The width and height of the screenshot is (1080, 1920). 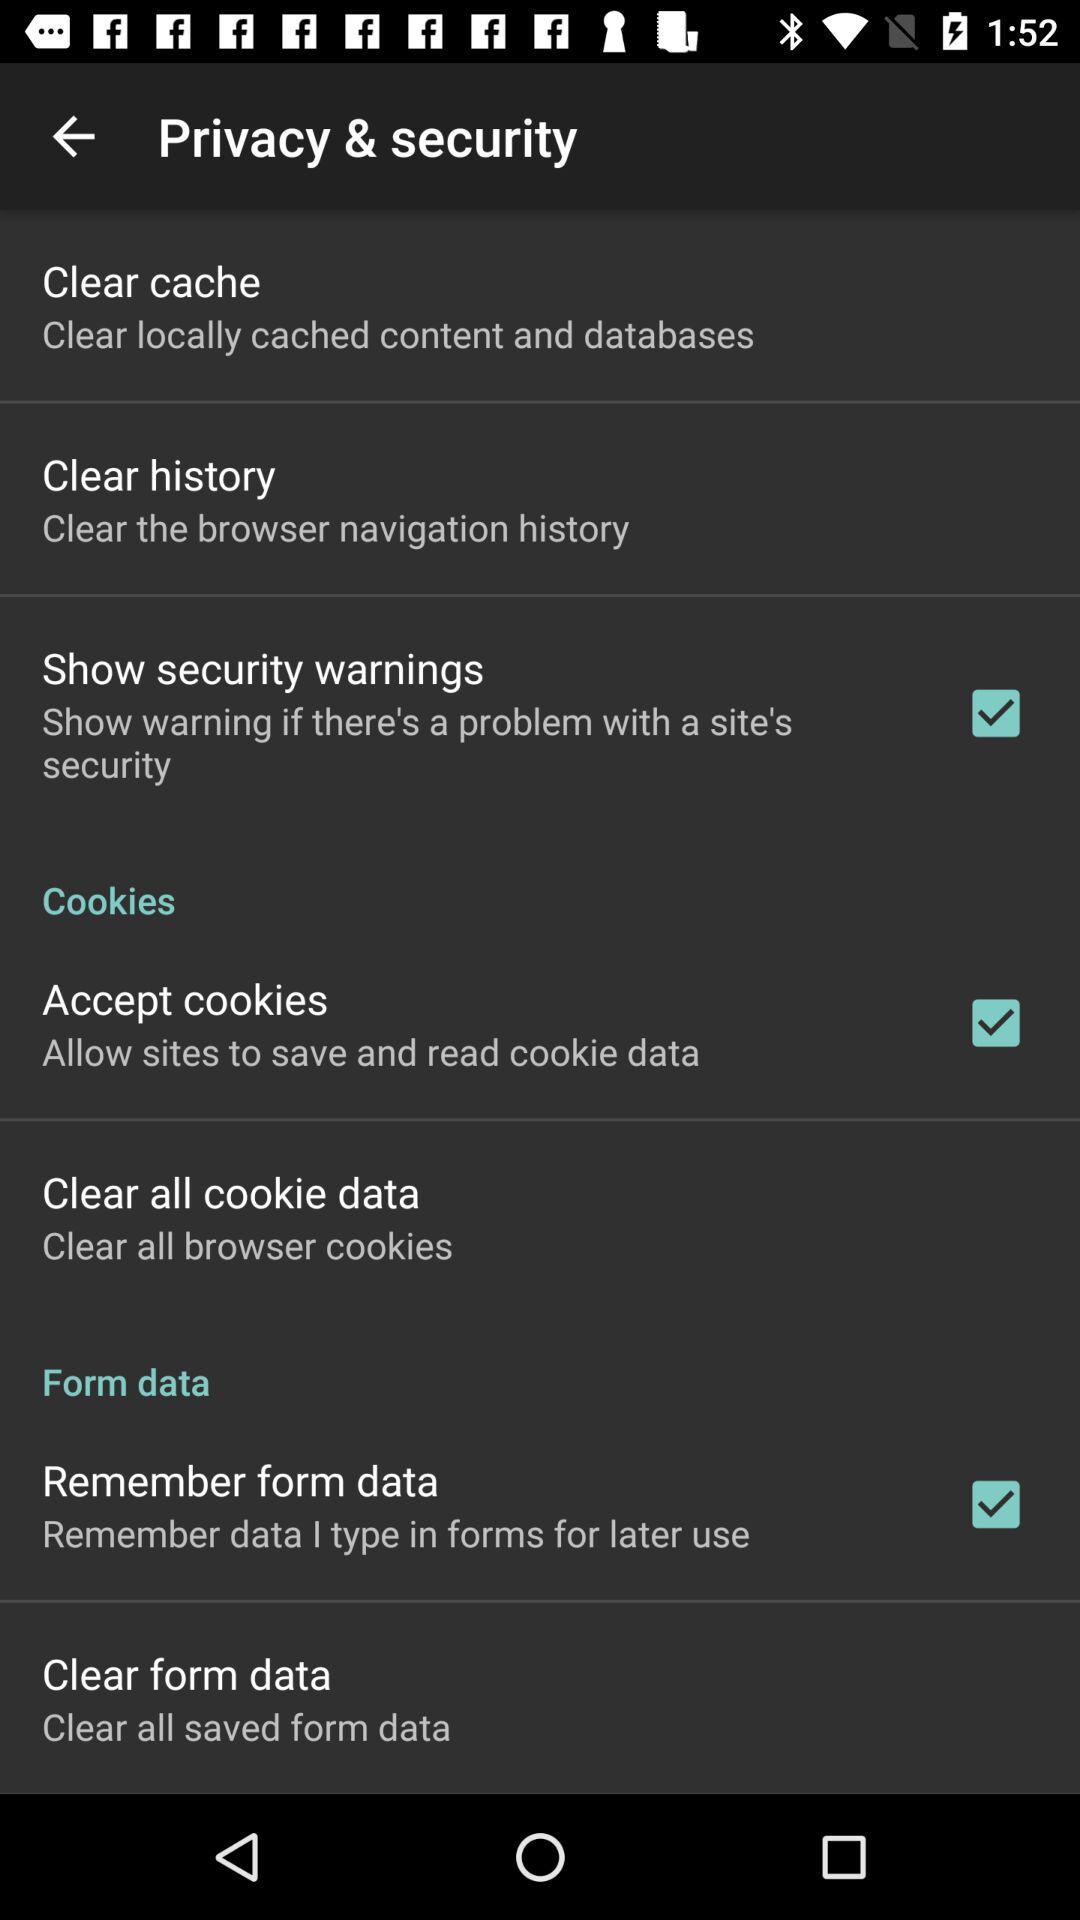 I want to click on the accept cookies, so click(x=185, y=998).